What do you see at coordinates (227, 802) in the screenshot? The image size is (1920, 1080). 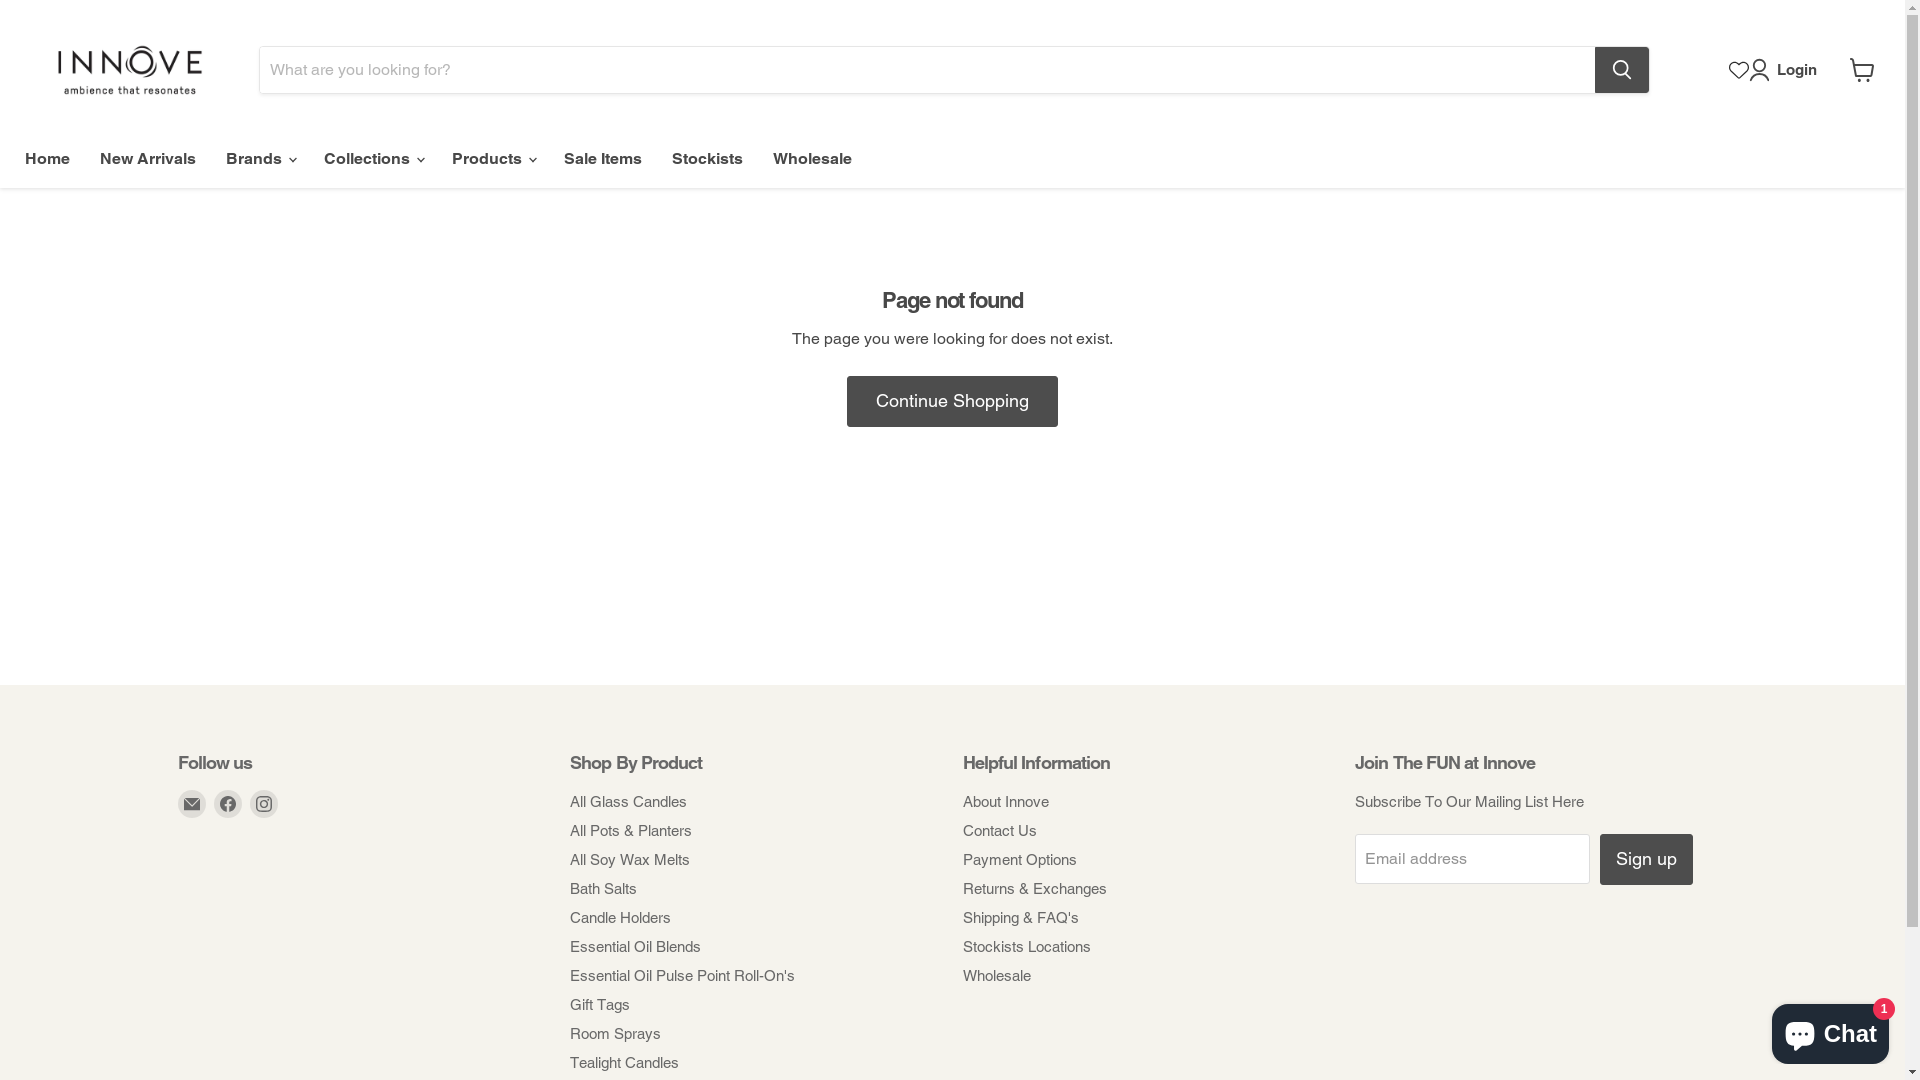 I see `'Find us on Facebook'` at bounding box center [227, 802].